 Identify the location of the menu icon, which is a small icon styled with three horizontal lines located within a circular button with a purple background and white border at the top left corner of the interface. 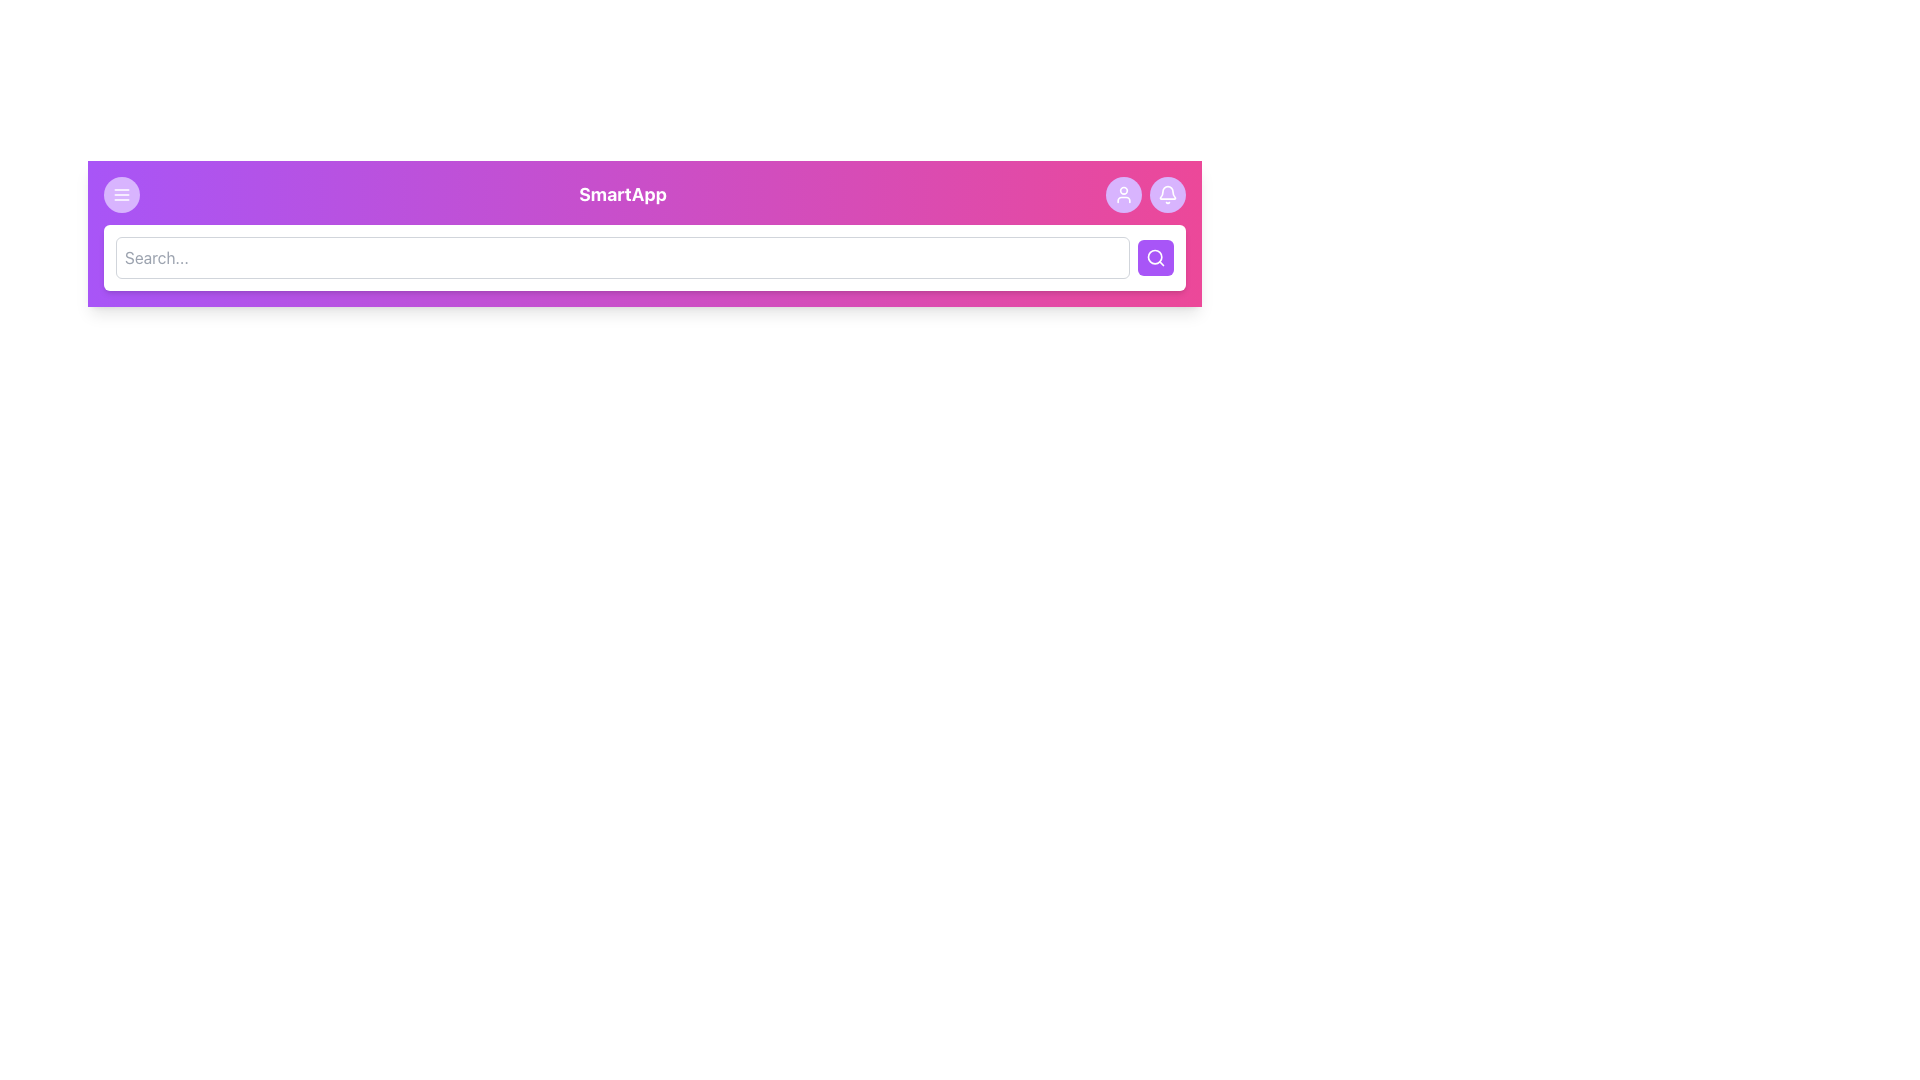
(120, 195).